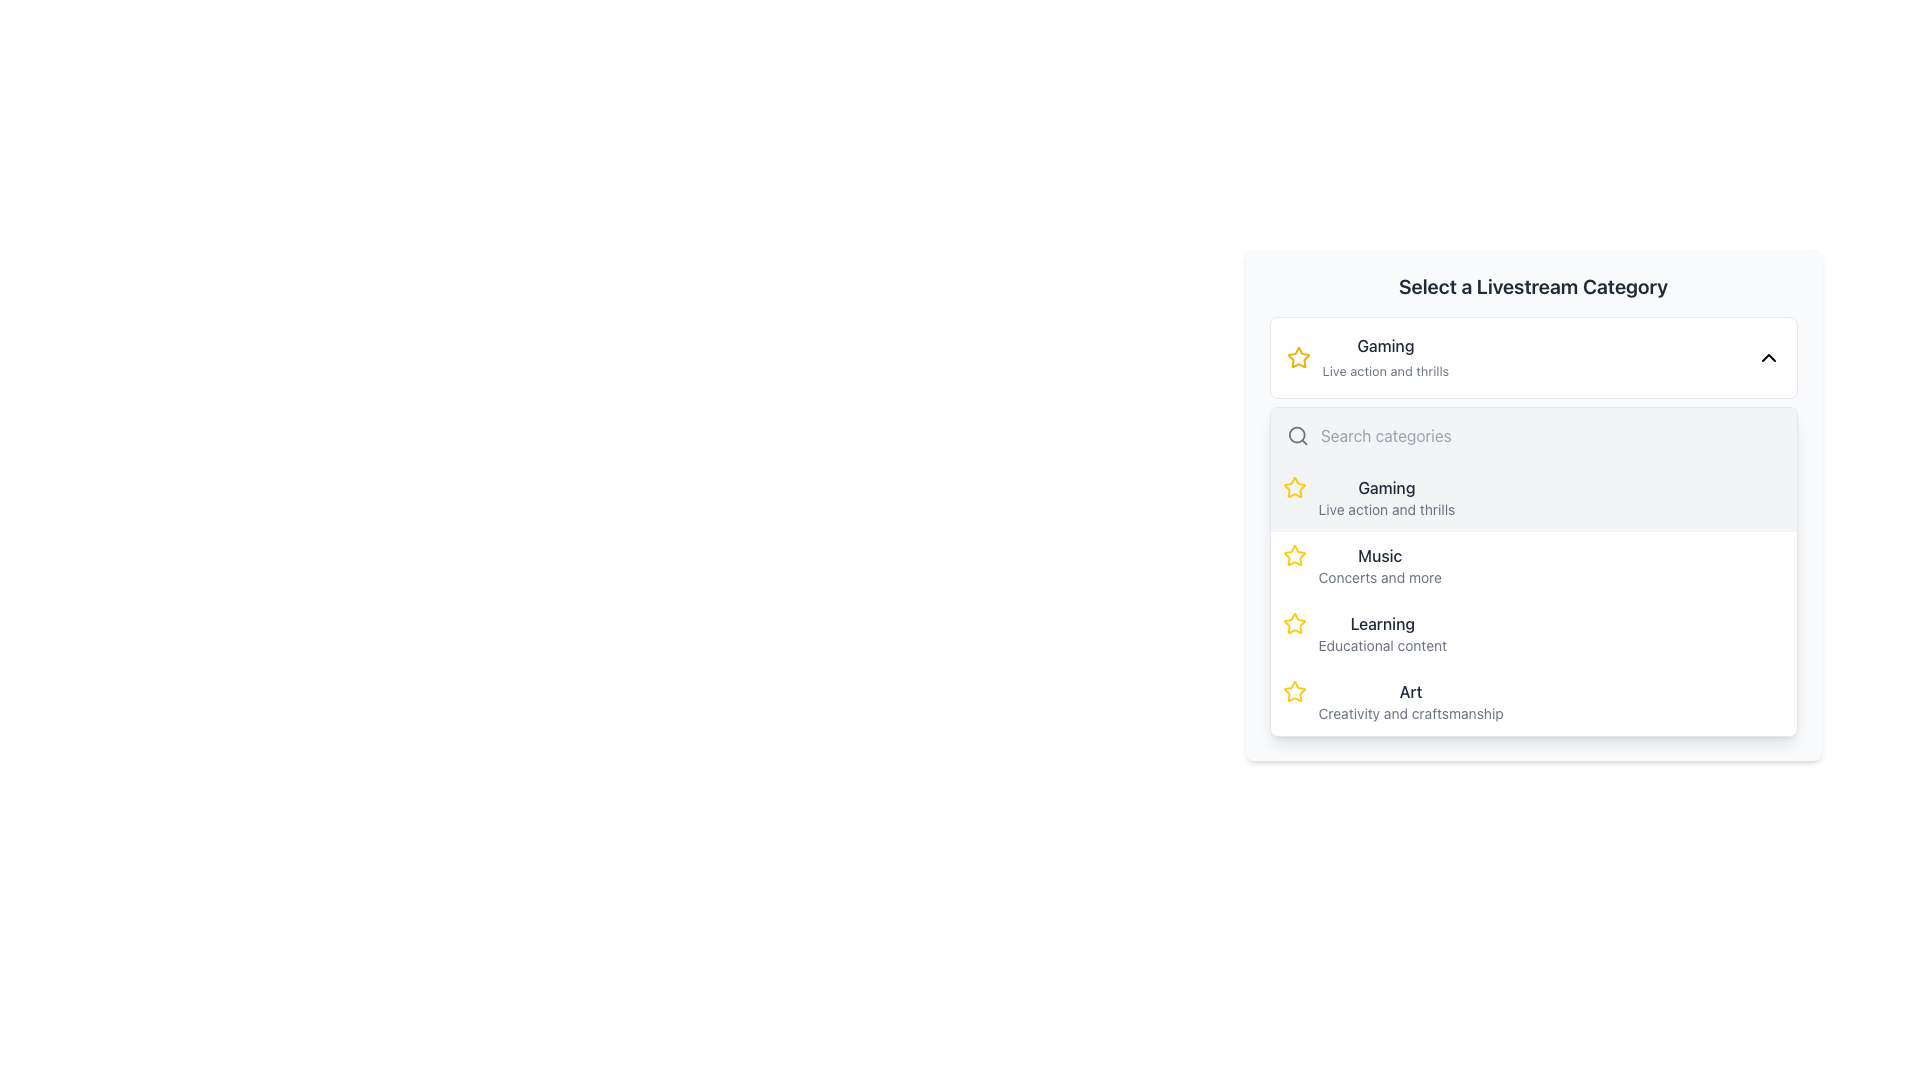 This screenshot has width=1920, height=1080. Describe the element at coordinates (1379, 578) in the screenshot. I see `the informational Text label that describes the 'Music' category, summarizing its content as 'Concerts and more'` at that location.